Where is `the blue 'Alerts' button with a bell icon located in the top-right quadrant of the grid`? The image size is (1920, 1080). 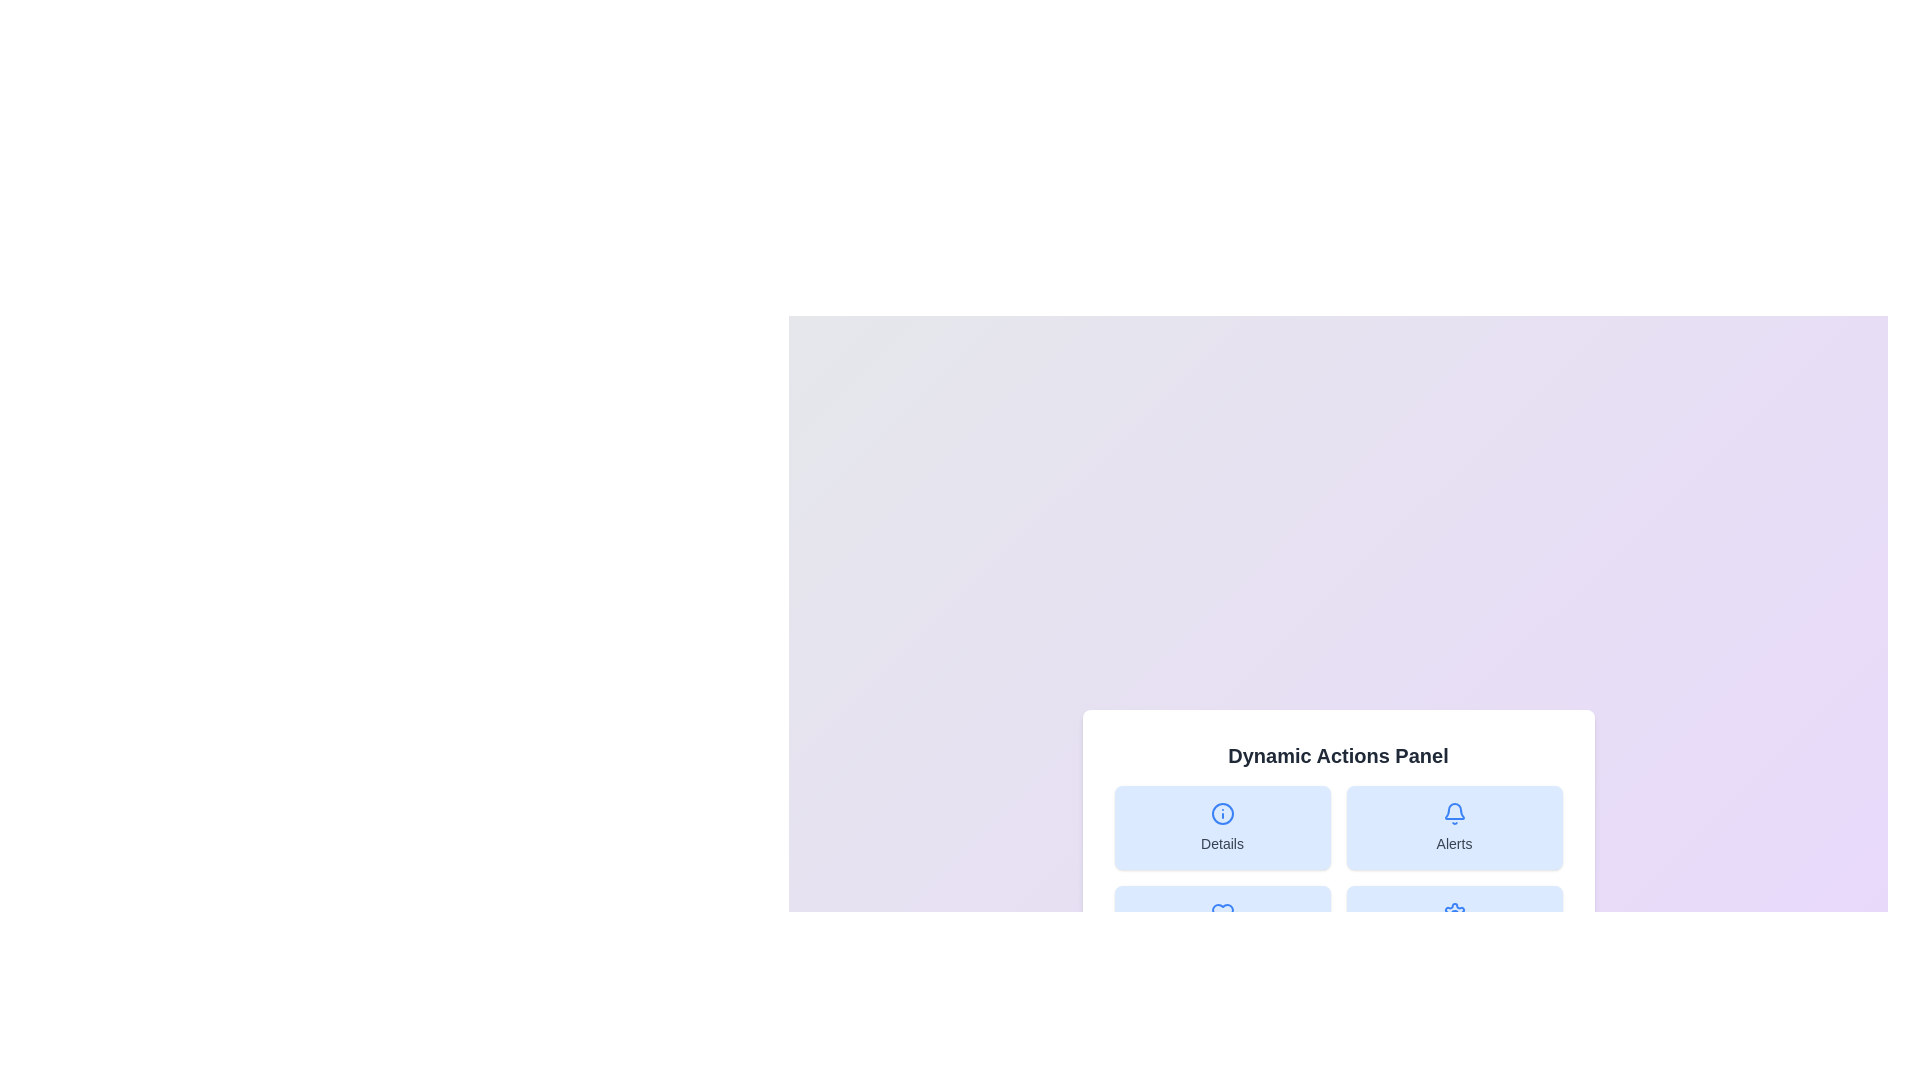 the blue 'Alerts' button with a bell icon located in the top-right quadrant of the grid is located at coordinates (1454, 828).